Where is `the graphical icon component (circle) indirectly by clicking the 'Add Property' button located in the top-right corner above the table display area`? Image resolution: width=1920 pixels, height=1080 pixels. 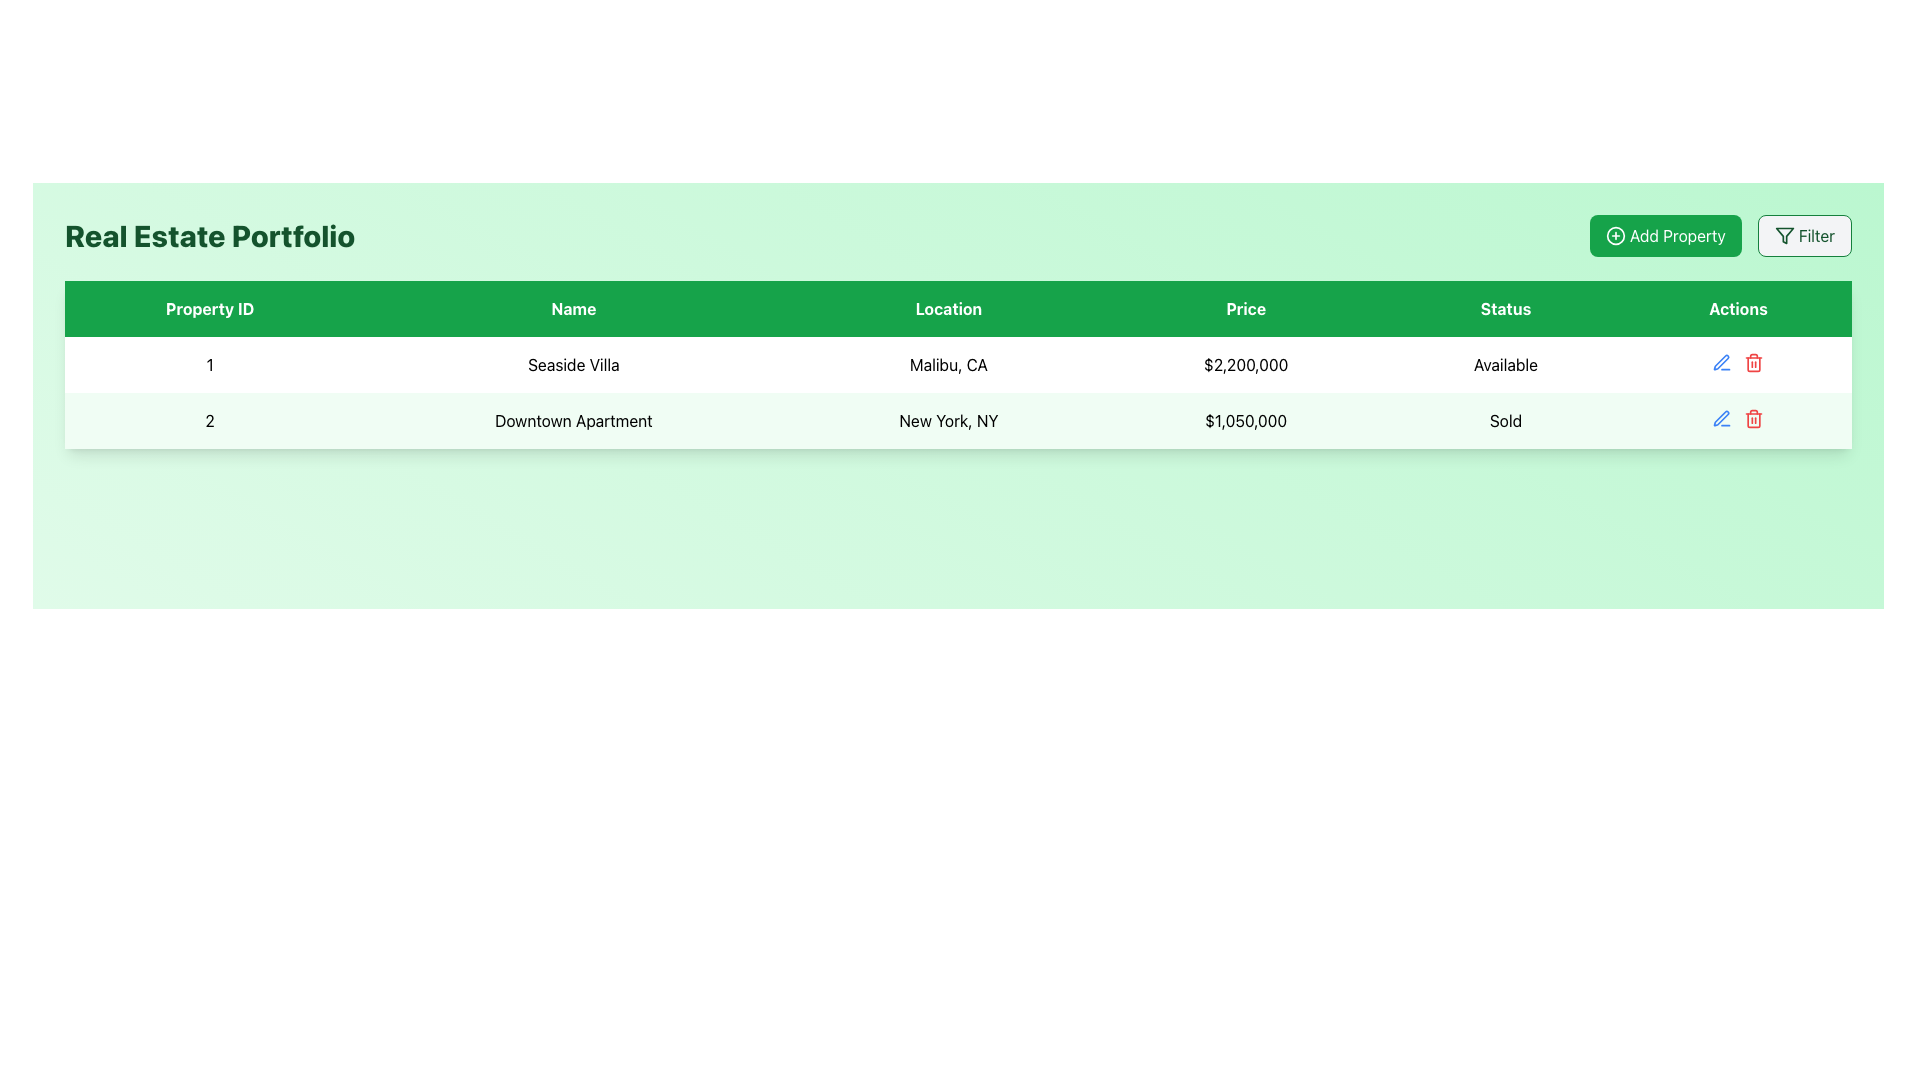 the graphical icon component (circle) indirectly by clicking the 'Add Property' button located in the top-right corner above the table display area is located at coordinates (1615, 234).